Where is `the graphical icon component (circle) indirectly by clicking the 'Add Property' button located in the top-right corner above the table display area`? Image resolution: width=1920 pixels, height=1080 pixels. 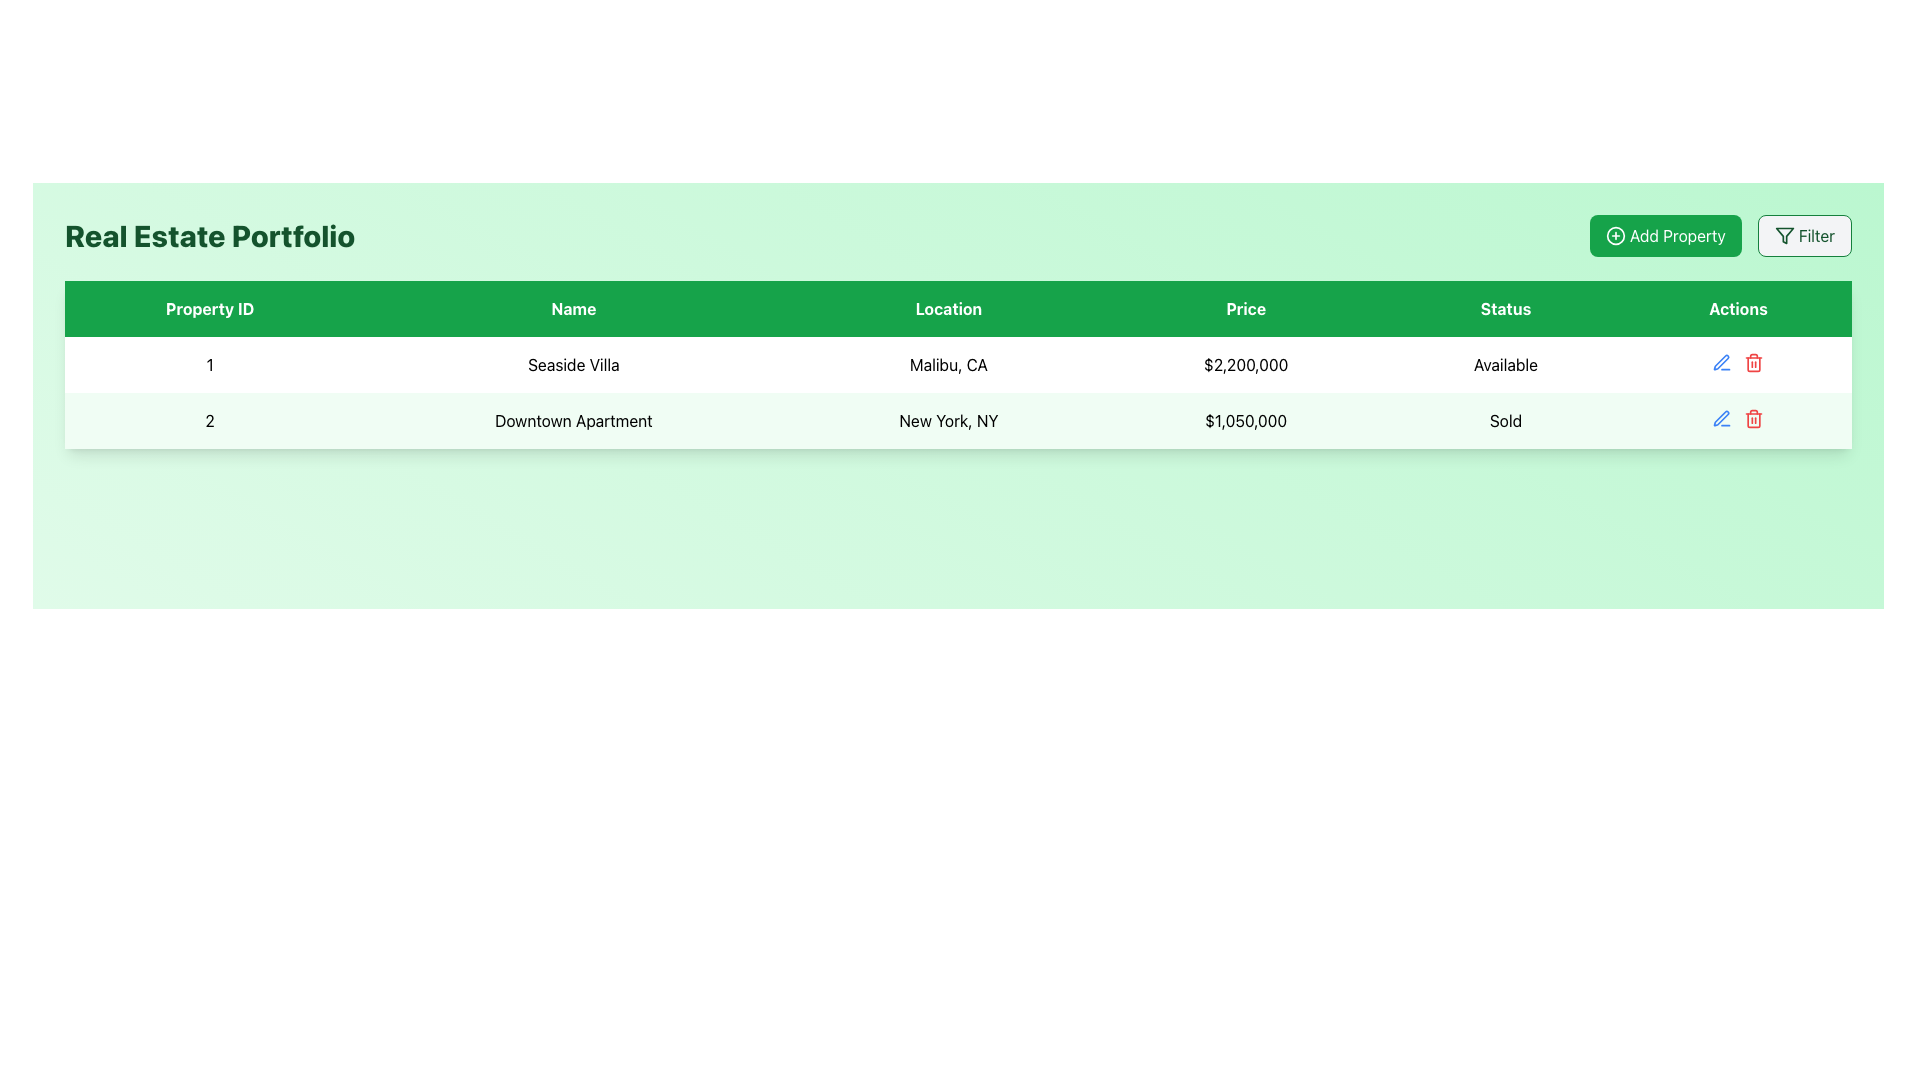 the graphical icon component (circle) indirectly by clicking the 'Add Property' button located in the top-right corner above the table display area is located at coordinates (1615, 234).